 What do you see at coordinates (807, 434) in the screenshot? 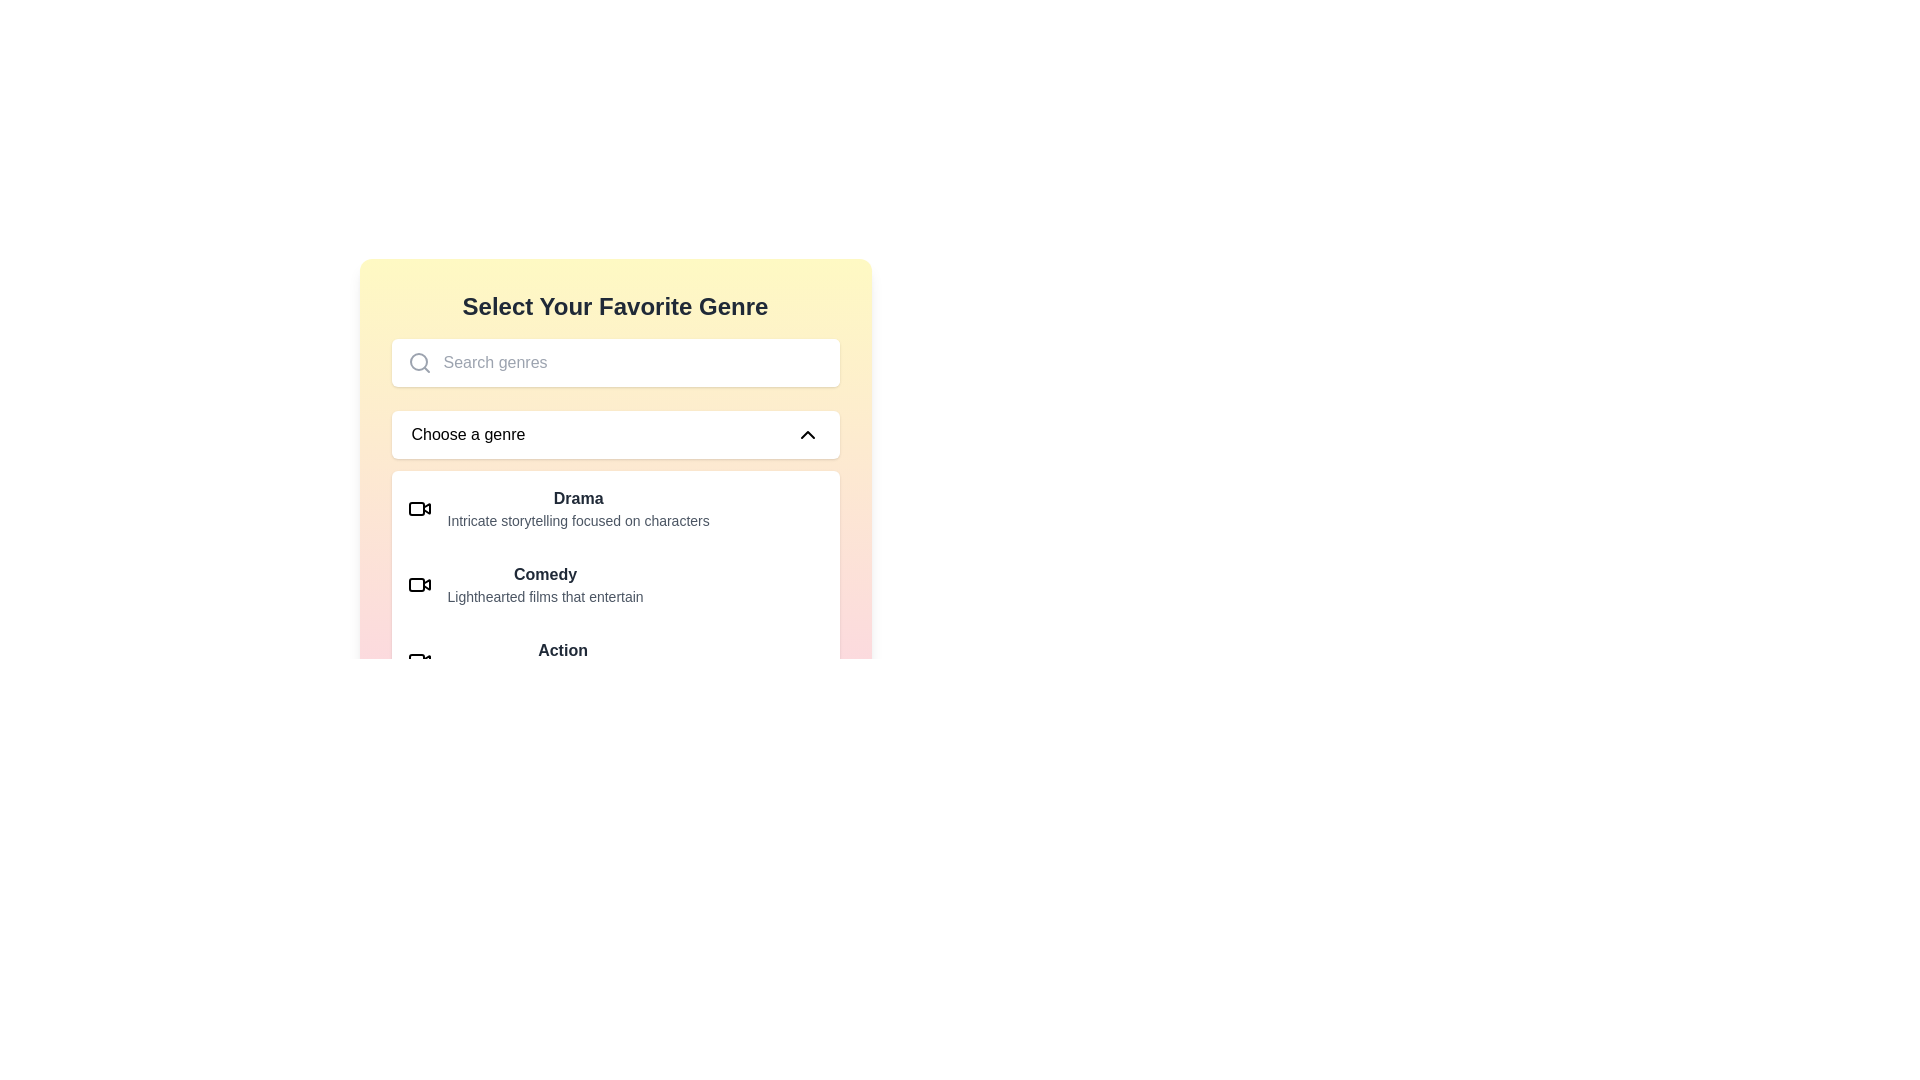
I see `the chevron-up navigation icon located on the right side of the 'Choose a genre' box` at bounding box center [807, 434].